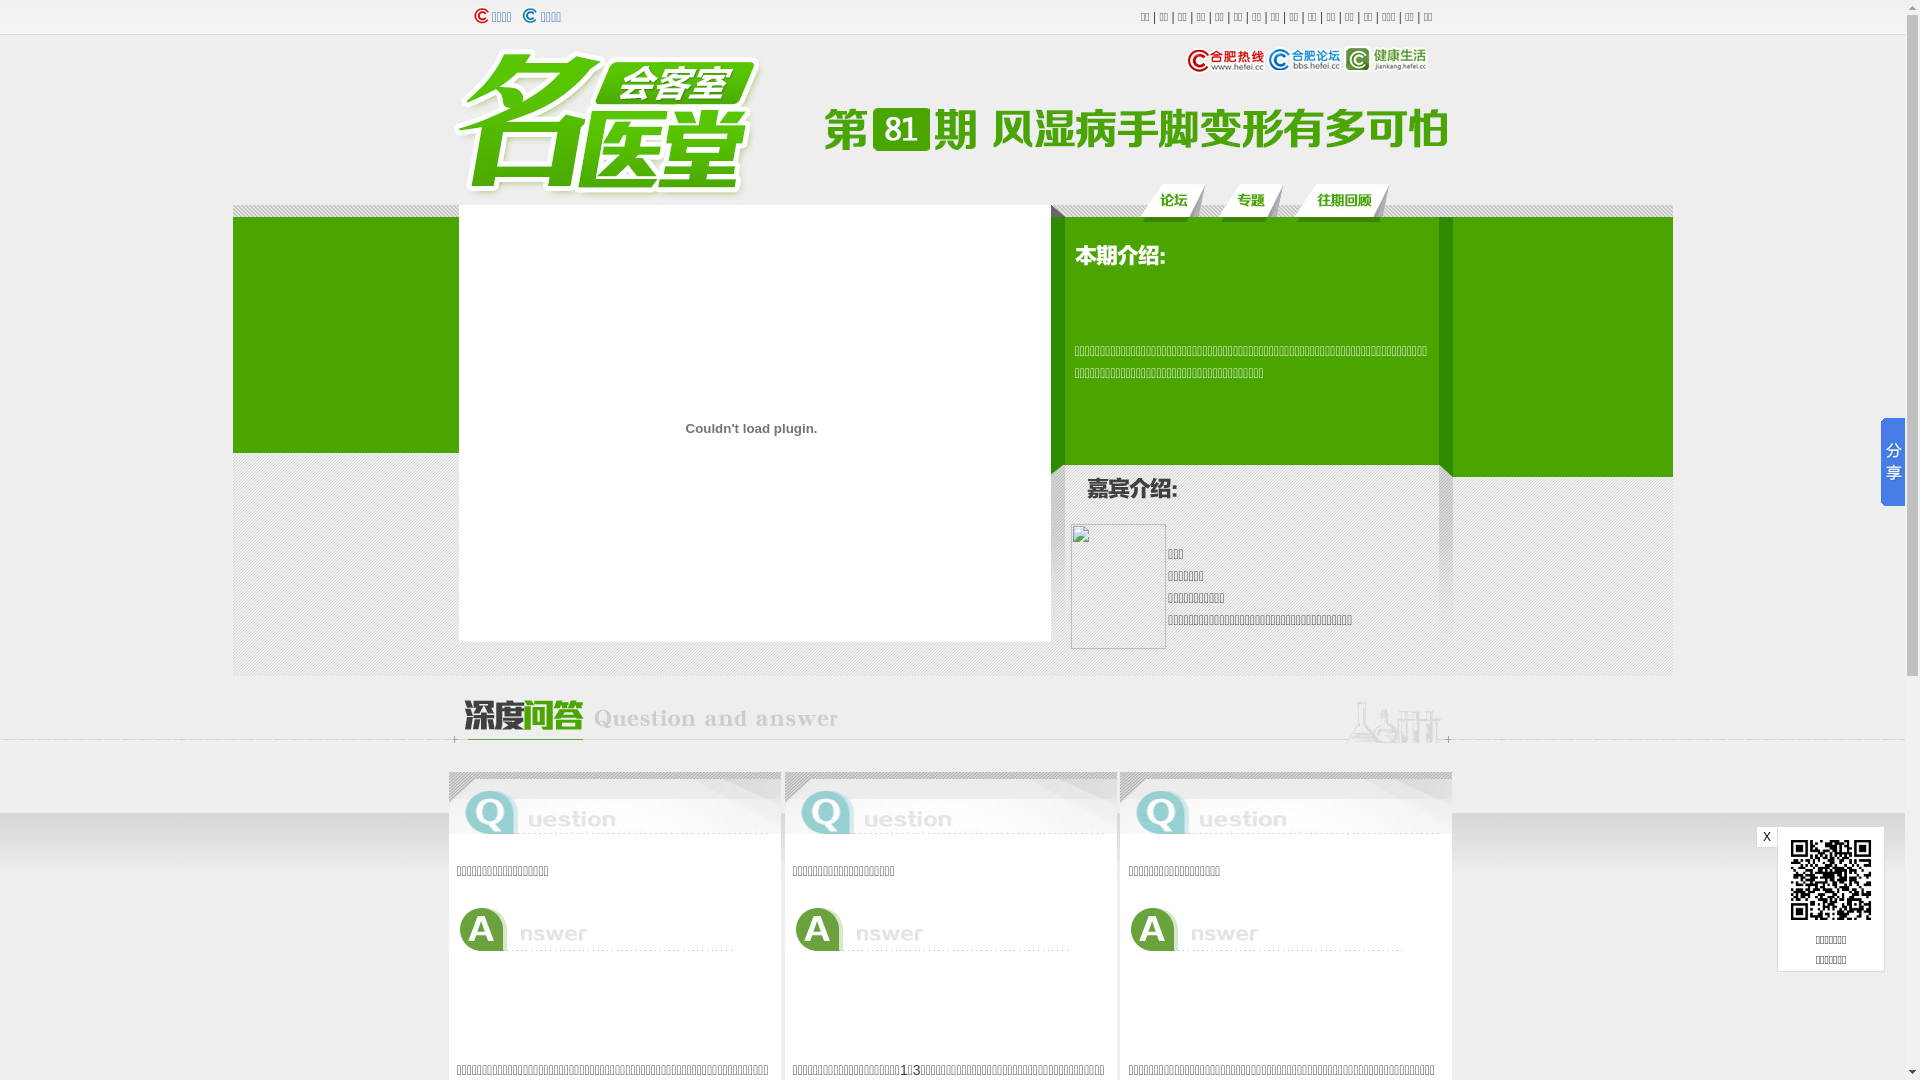 The image size is (1920, 1080). Describe the element at coordinates (1755, 837) in the screenshot. I see `'X'` at that location.